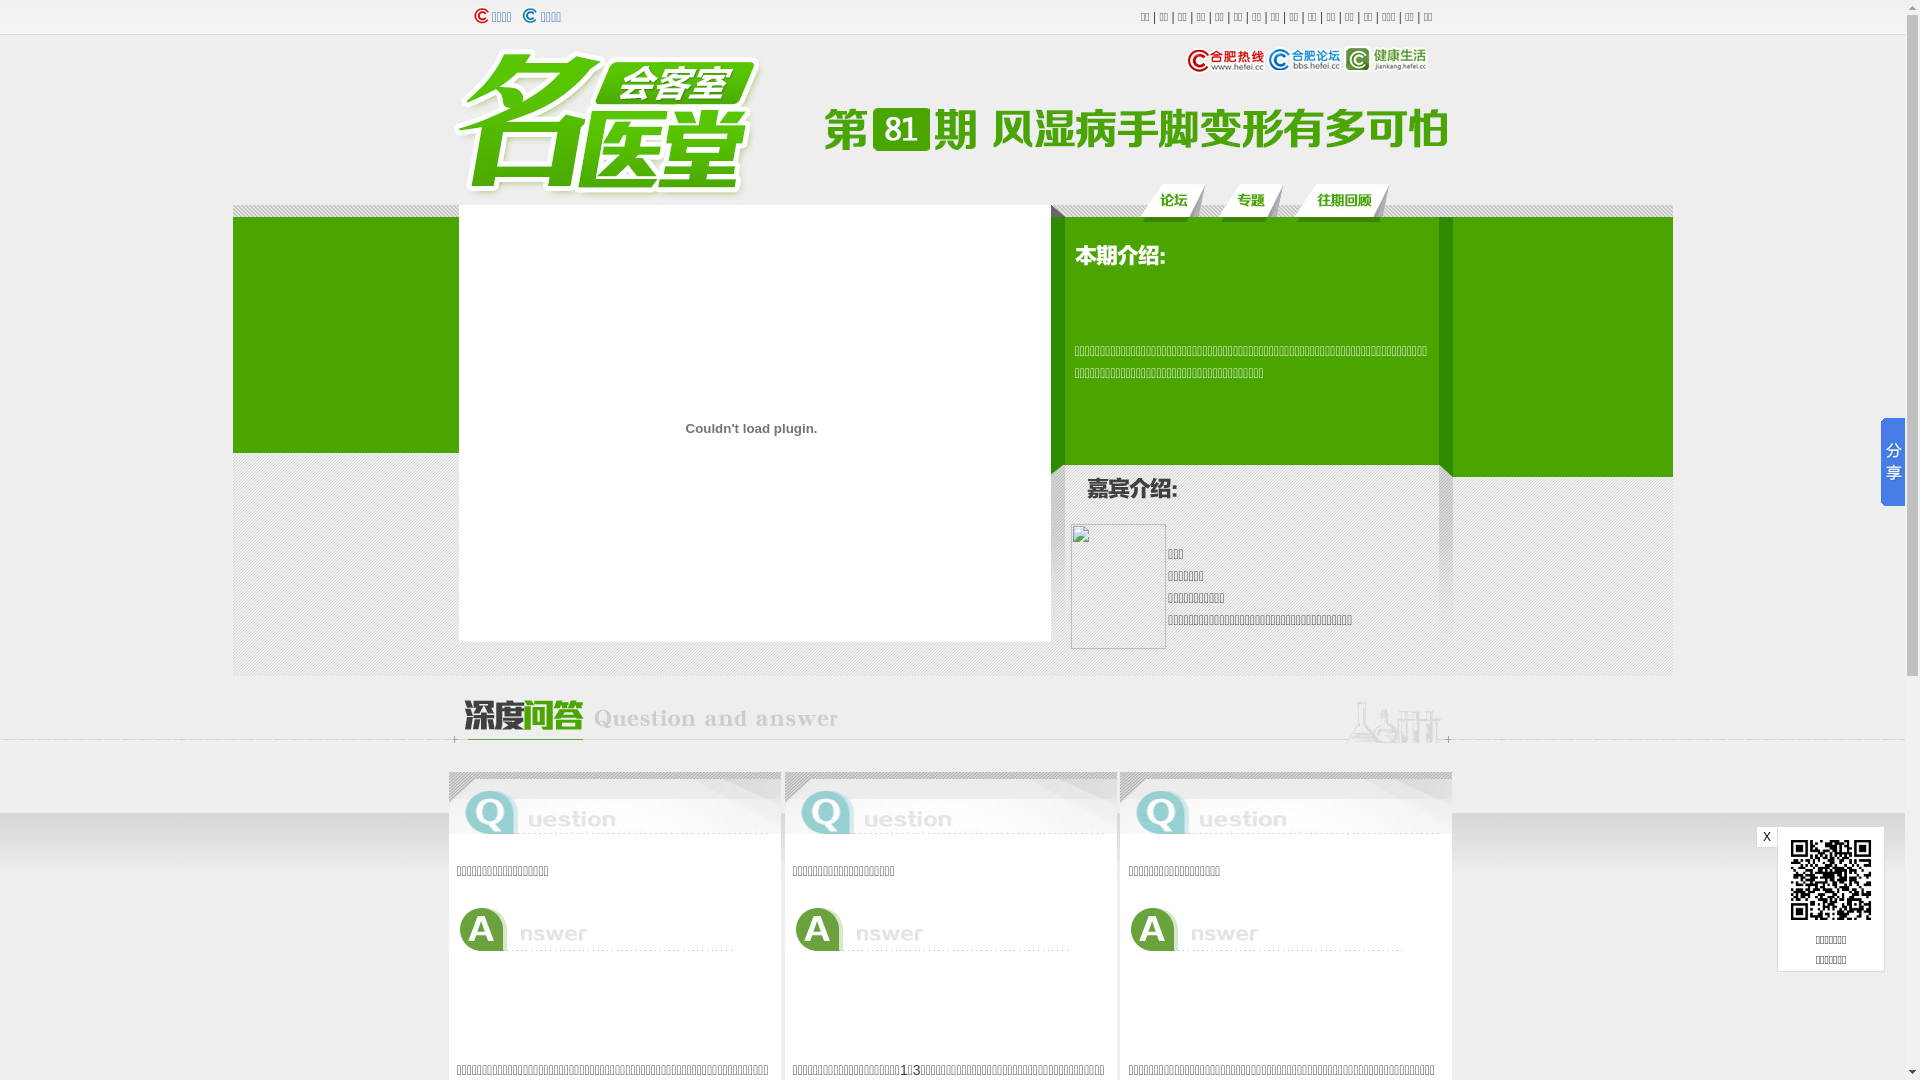 The image size is (1920, 1080). Describe the element at coordinates (1755, 837) in the screenshot. I see `'X'` at that location.